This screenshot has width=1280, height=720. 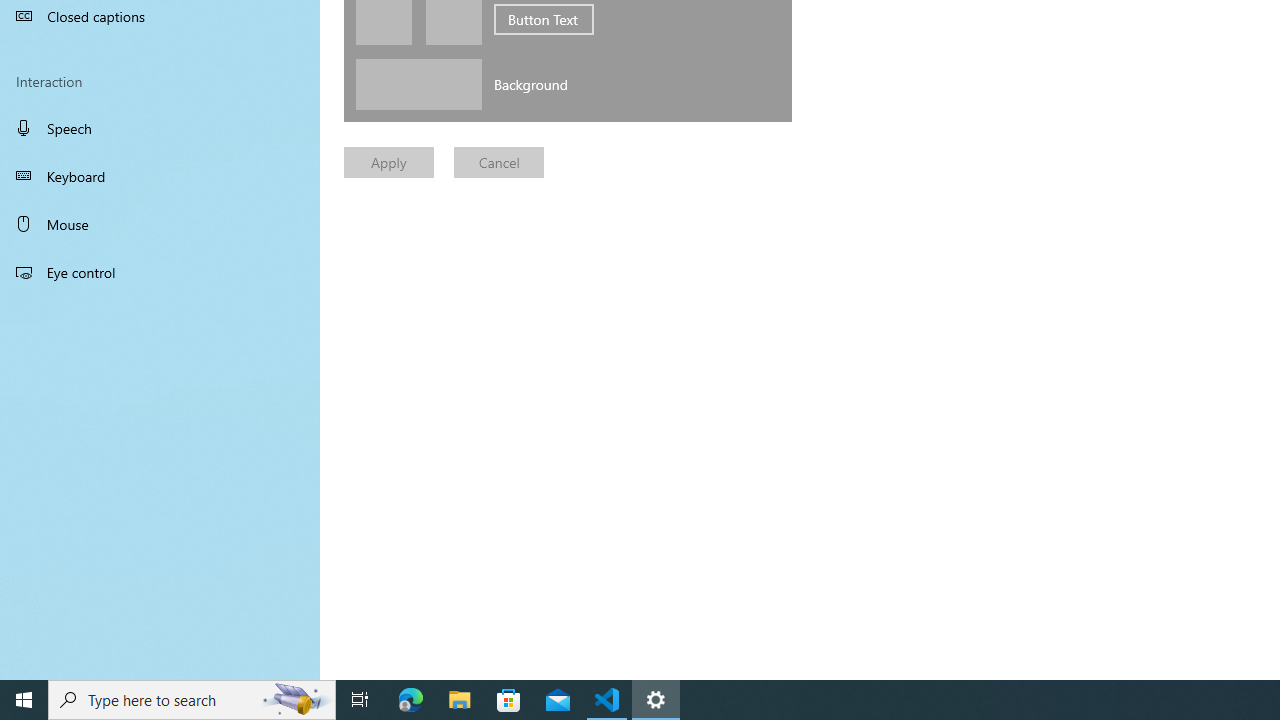 I want to click on 'File Explorer', so click(x=459, y=698).